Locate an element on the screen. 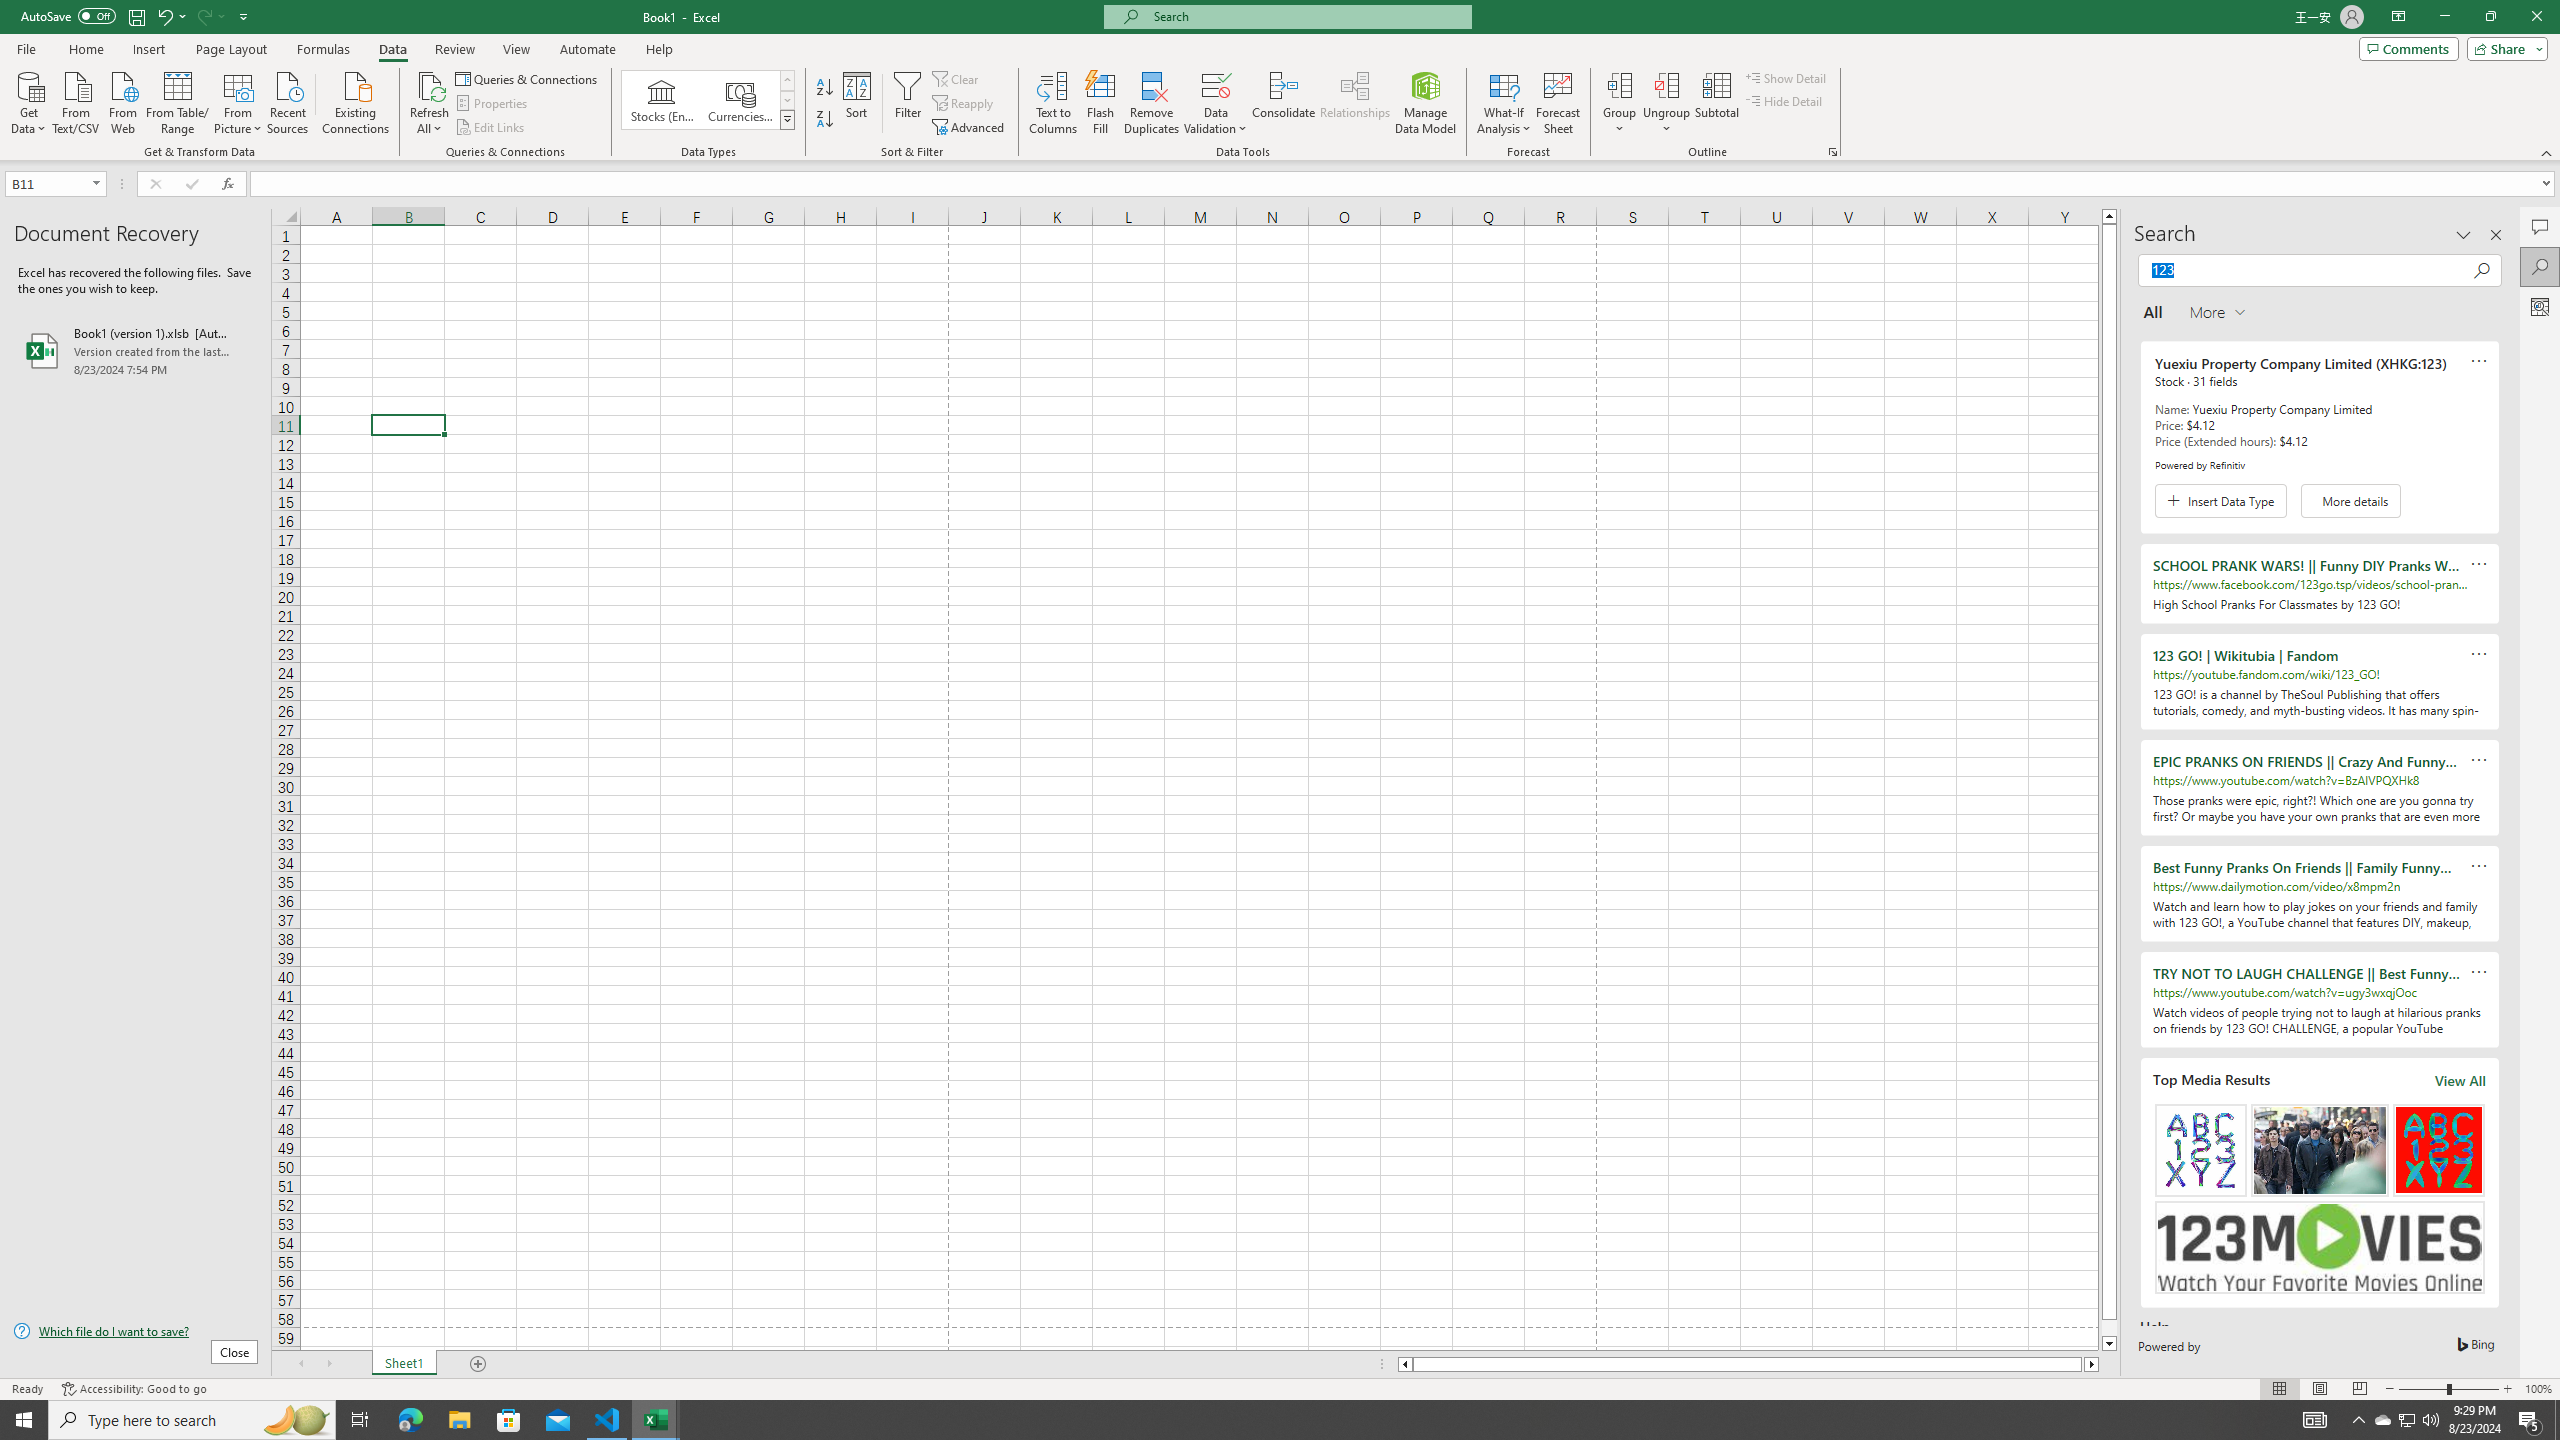 The height and width of the screenshot is (1440, 2560). 'Data Validation...' is located at coordinates (1215, 84).